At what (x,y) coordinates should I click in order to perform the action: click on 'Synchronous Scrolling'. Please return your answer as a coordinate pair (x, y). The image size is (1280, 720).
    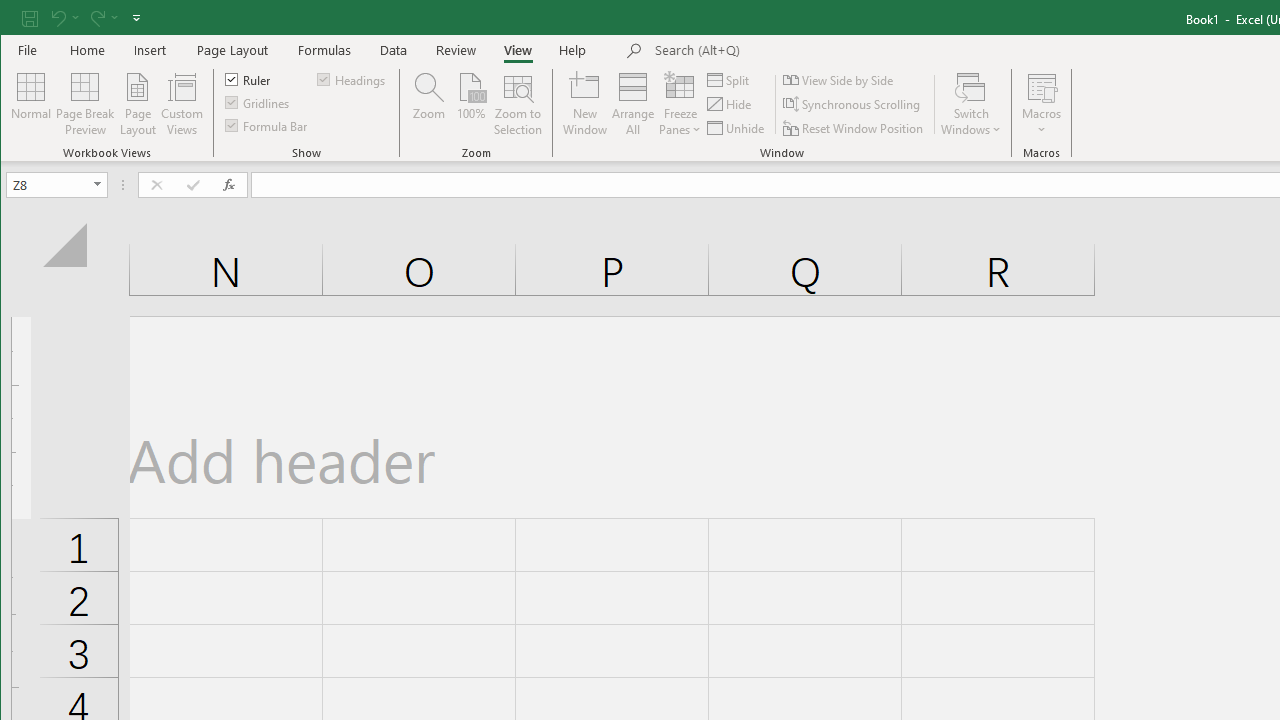
    Looking at the image, I should click on (853, 104).